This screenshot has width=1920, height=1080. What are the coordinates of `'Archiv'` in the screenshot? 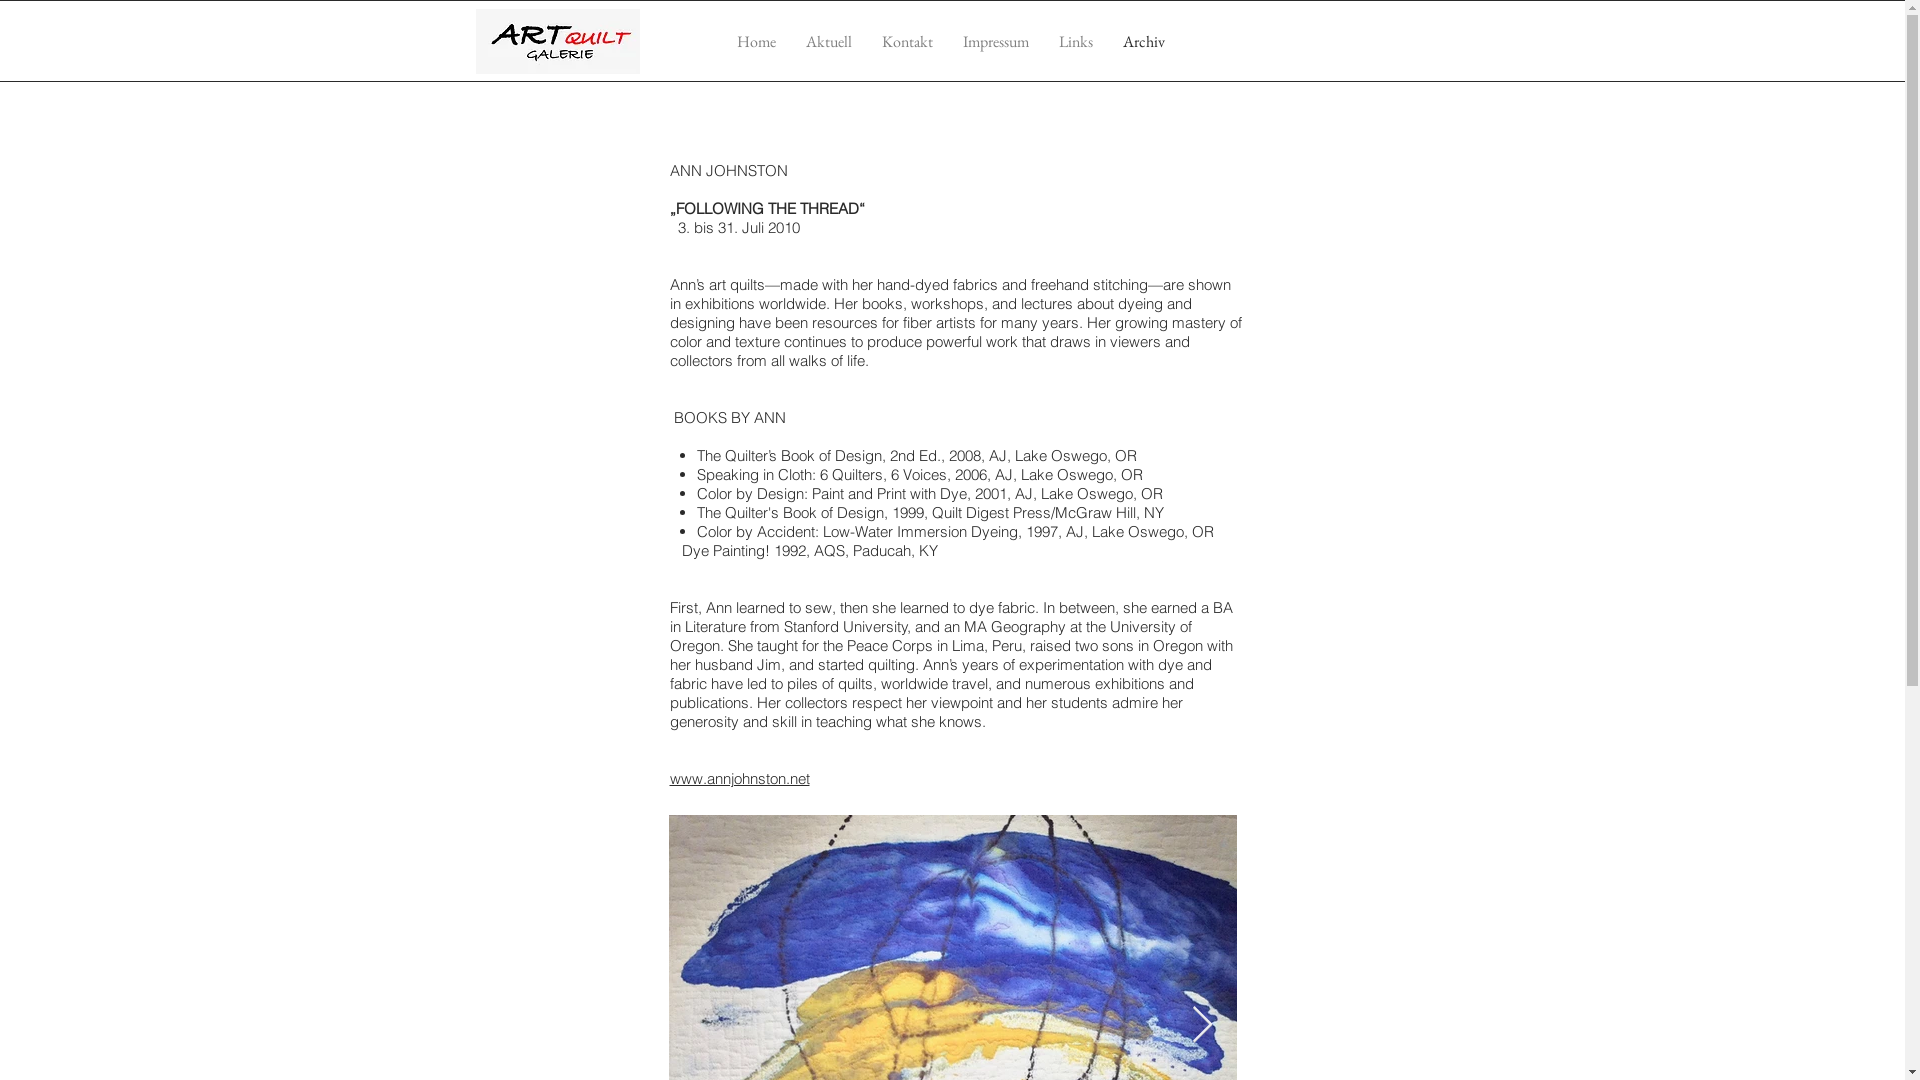 It's located at (1143, 41).